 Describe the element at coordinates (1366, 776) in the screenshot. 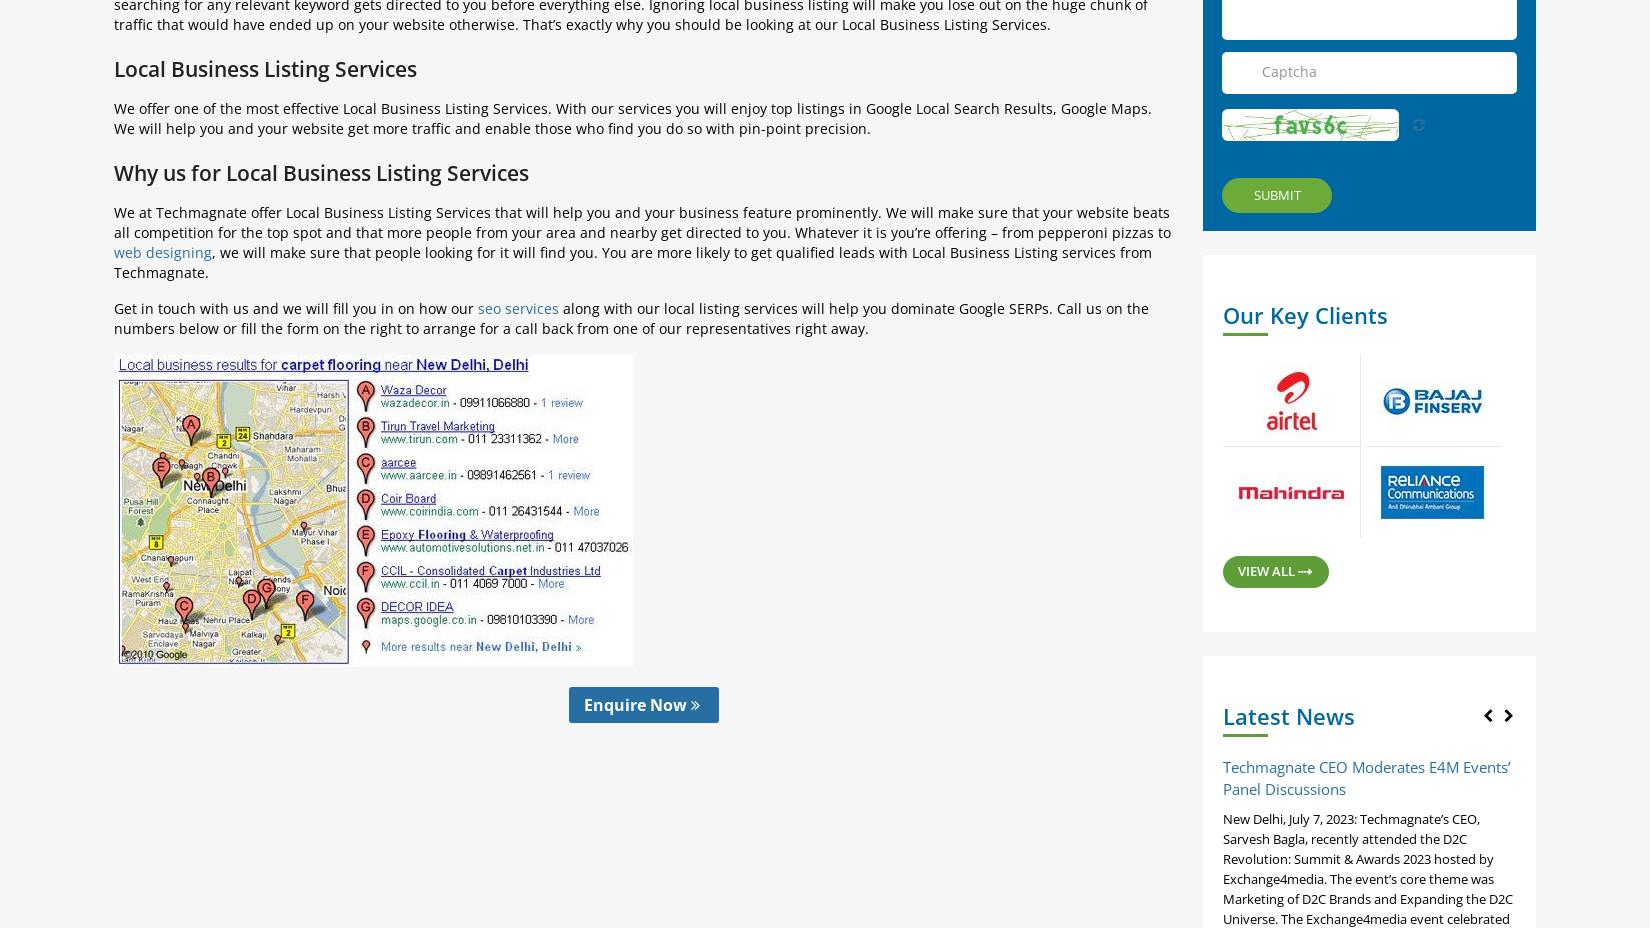

I see `'Techmagnate CEO Moderates E4M Events’ Panel Discussions'` at that location.